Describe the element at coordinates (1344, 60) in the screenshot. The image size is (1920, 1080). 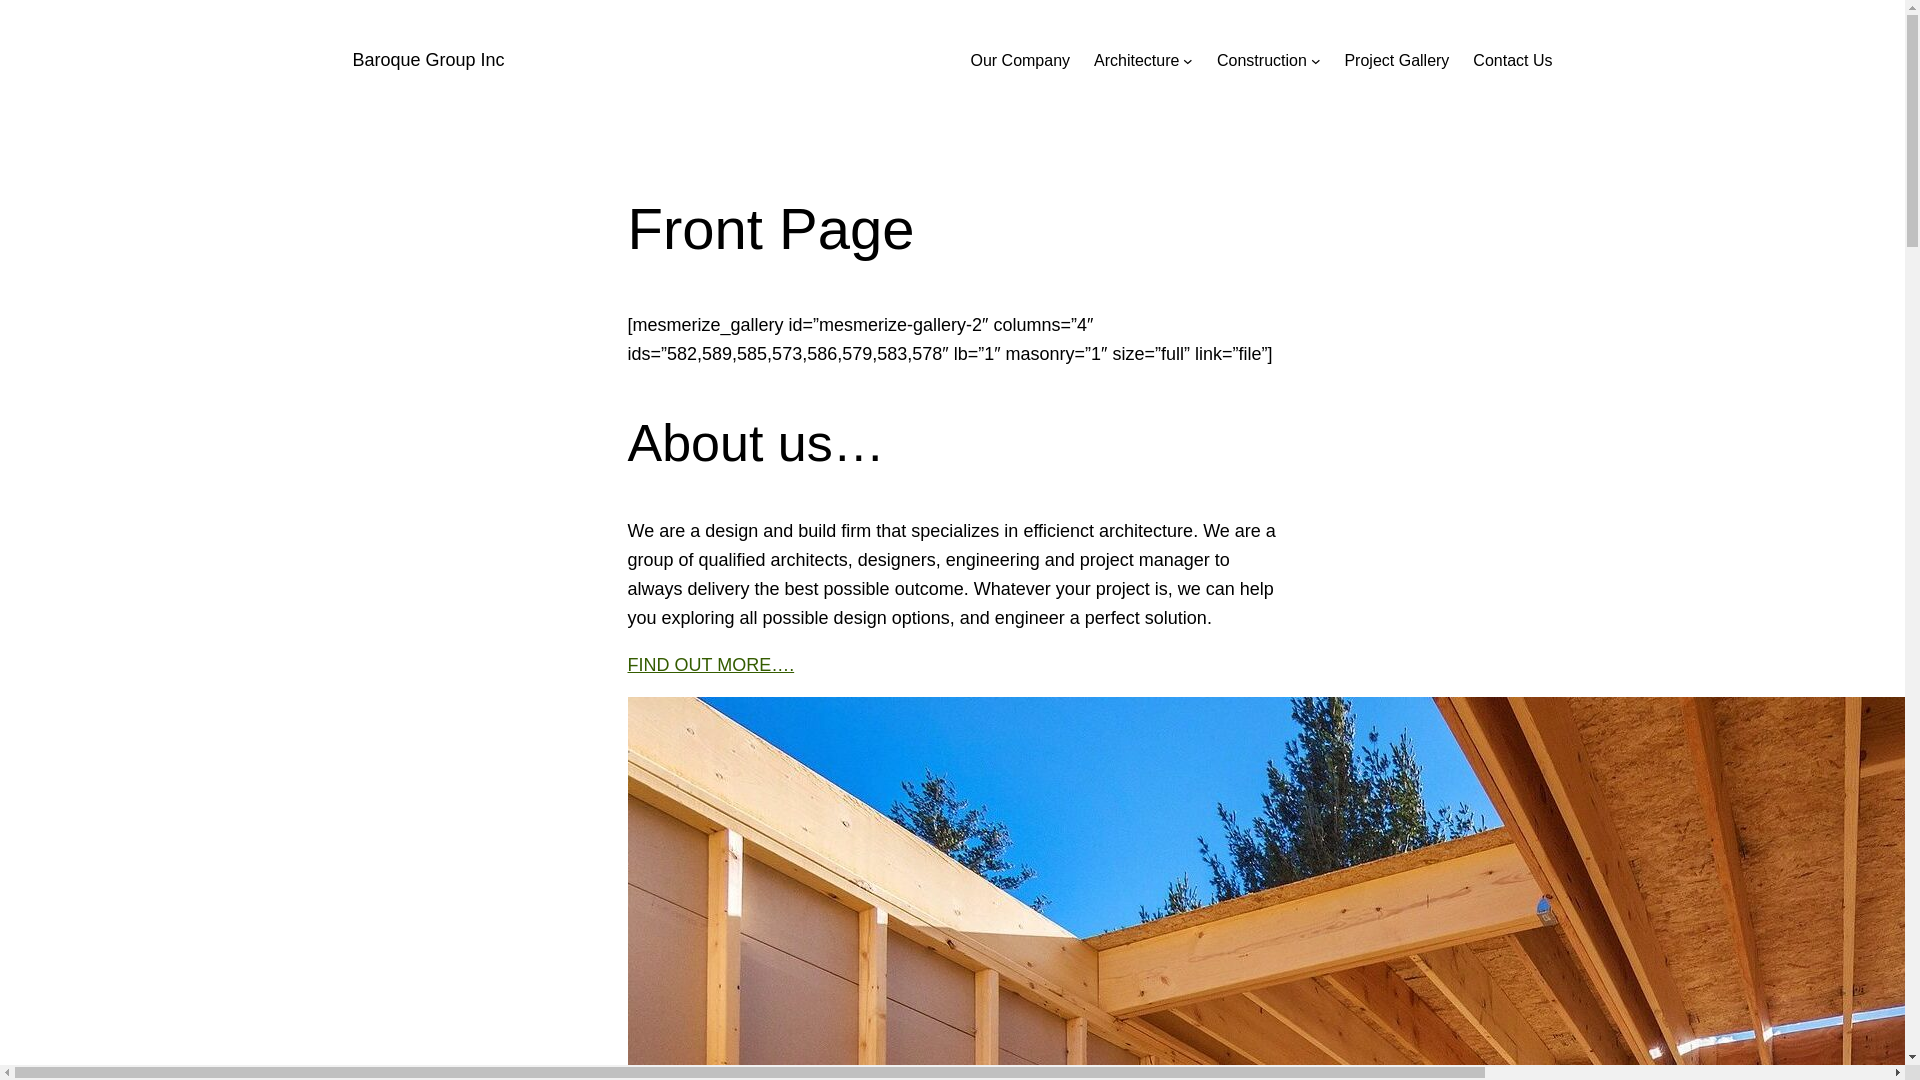
I see `'Project Gallery'` at that location.